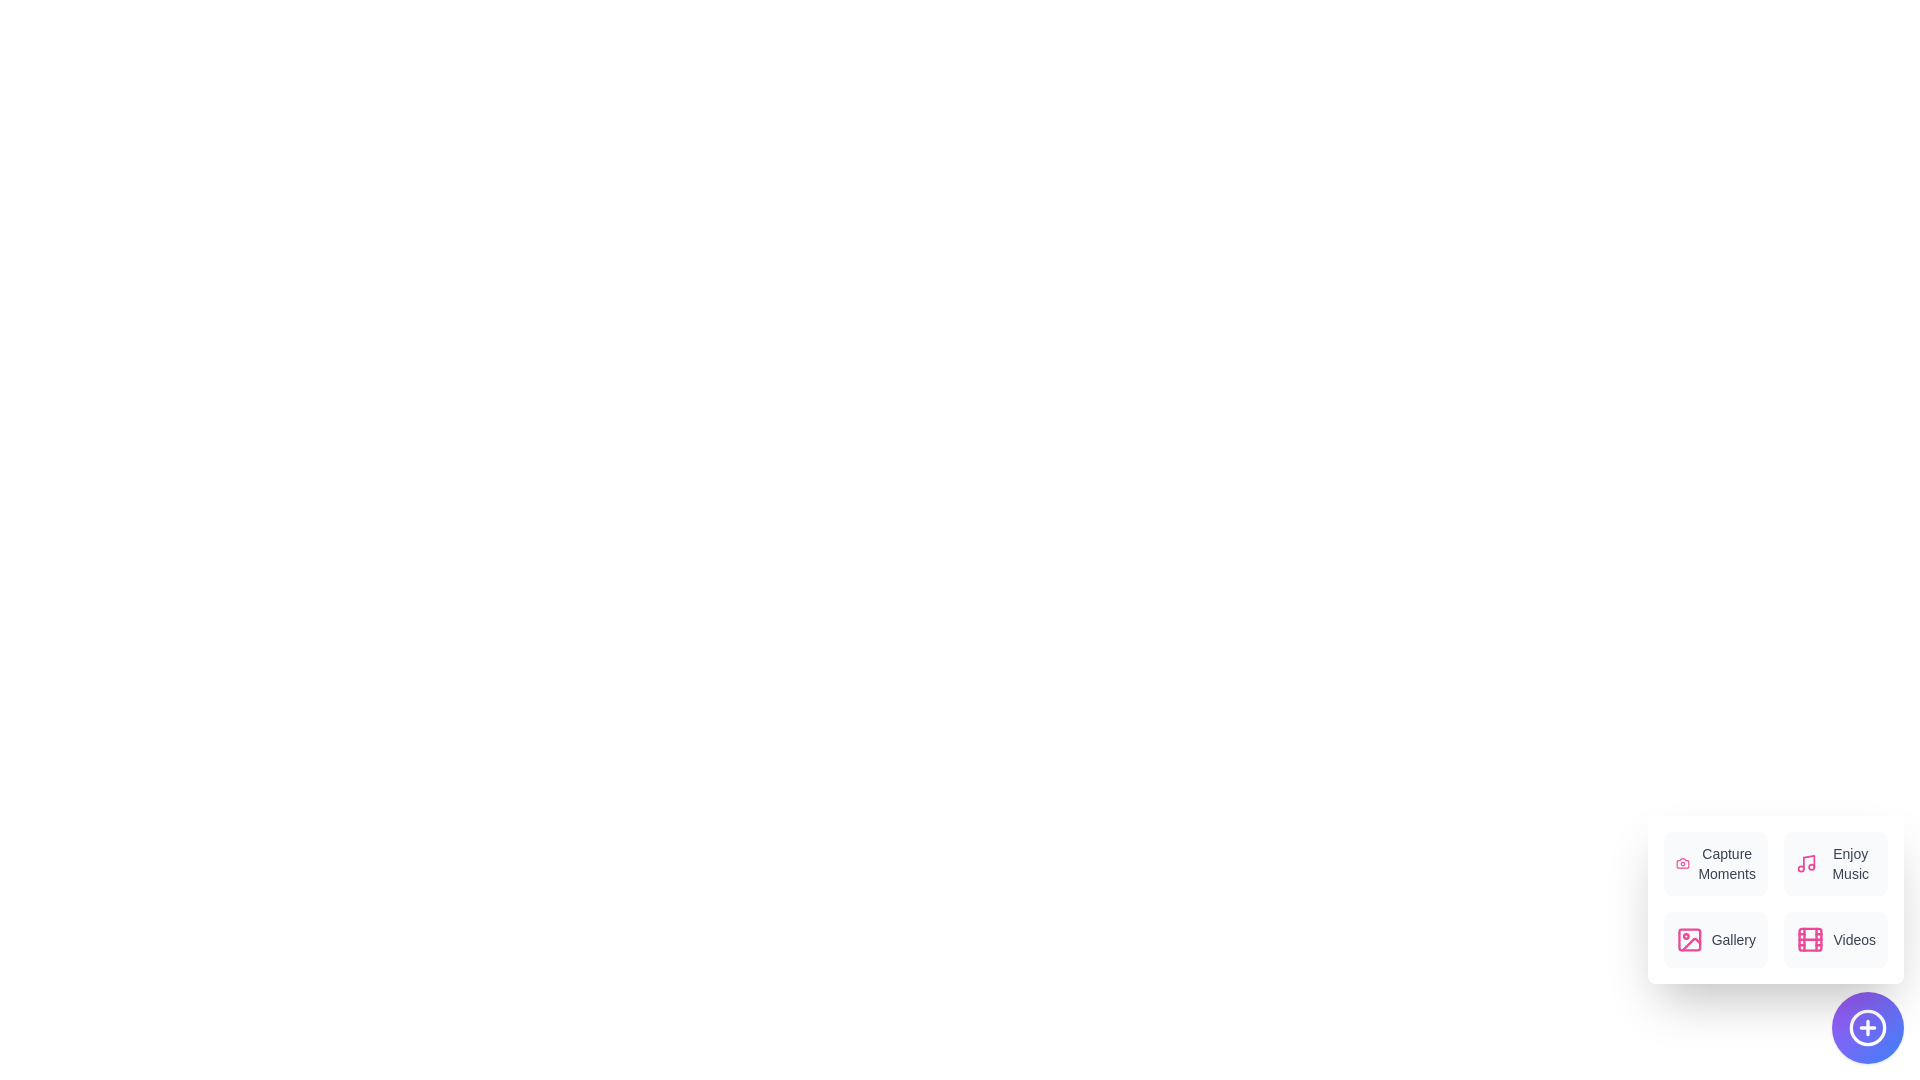  What do you see at coordinates (1715, 863) in the screenshot?
I see `the menu item labeled 'Capture Moments' to observe its hover effect` at bounding box center [1715, 863].